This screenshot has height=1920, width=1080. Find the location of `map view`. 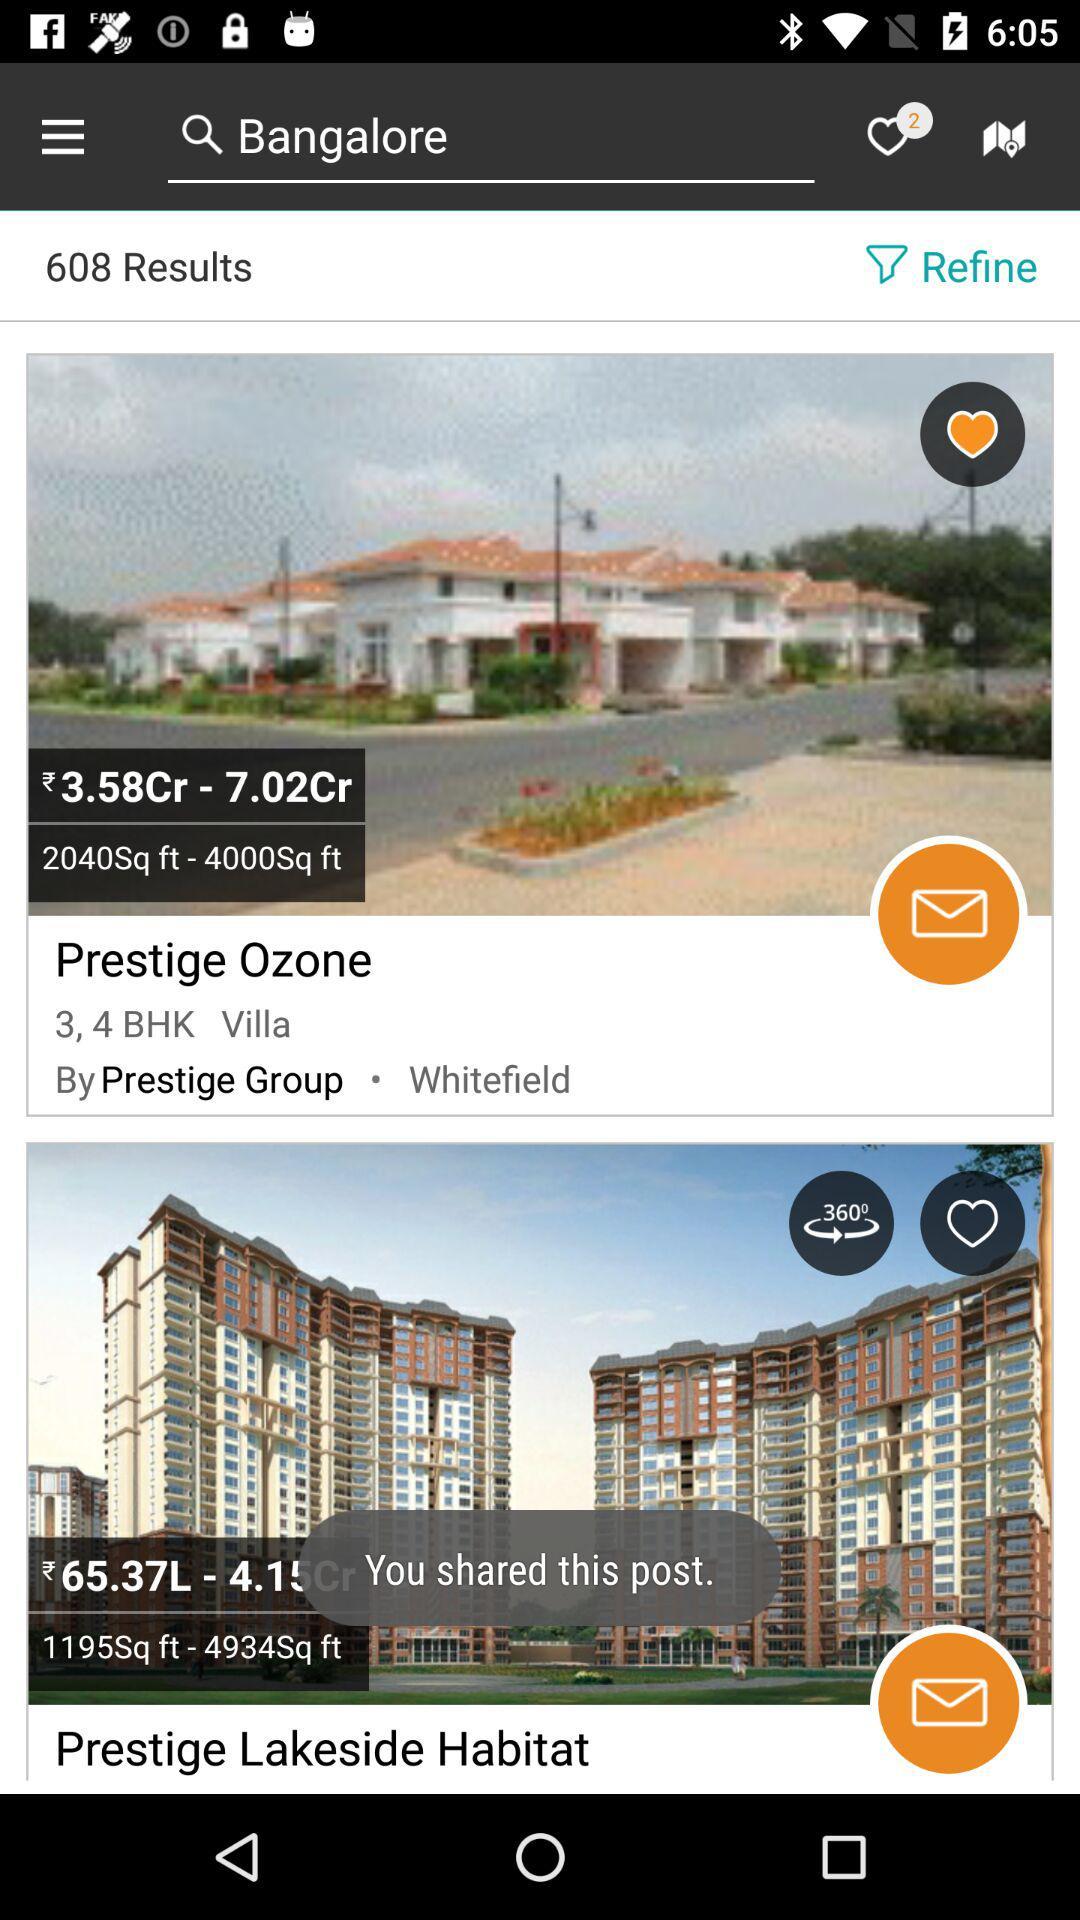

map view is located at coordinates (1007, 135).